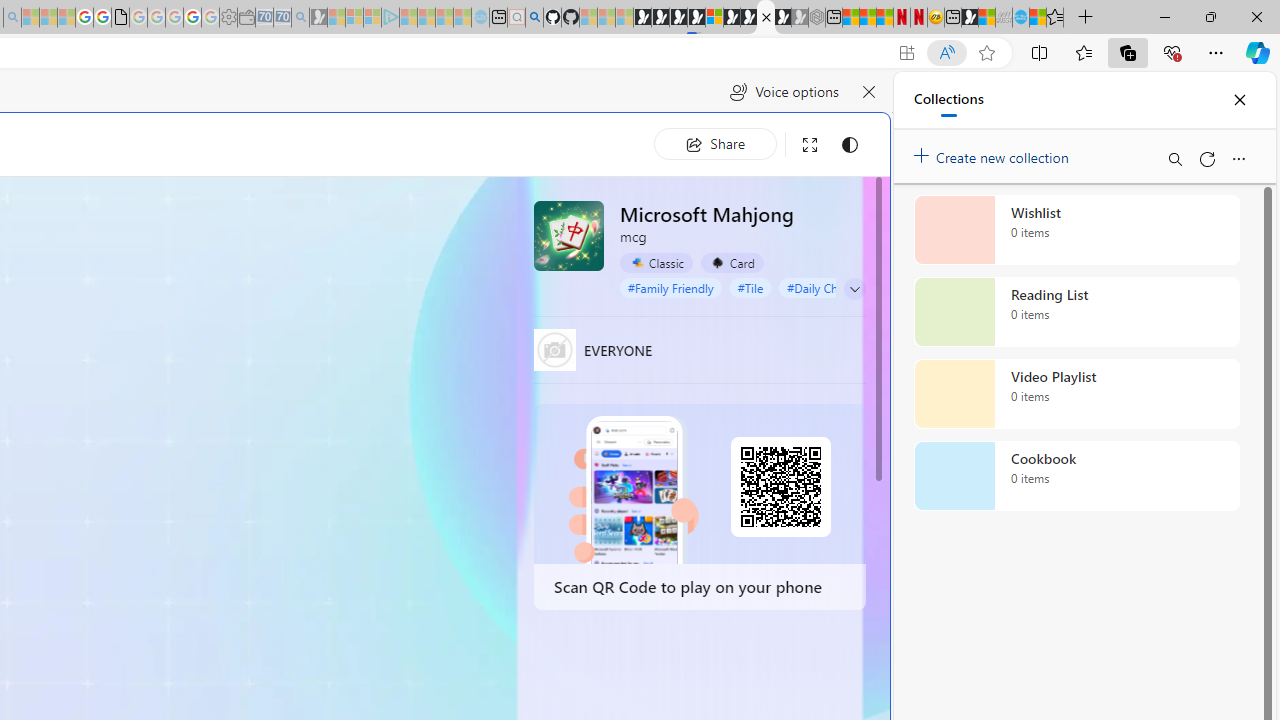 This screenshot has height=720, width=1280. What do you see at coordinates (1076, 229) in the screenshot?
I see `'Wishlist collection, 0 items'` at bounding box center [1076, 229].